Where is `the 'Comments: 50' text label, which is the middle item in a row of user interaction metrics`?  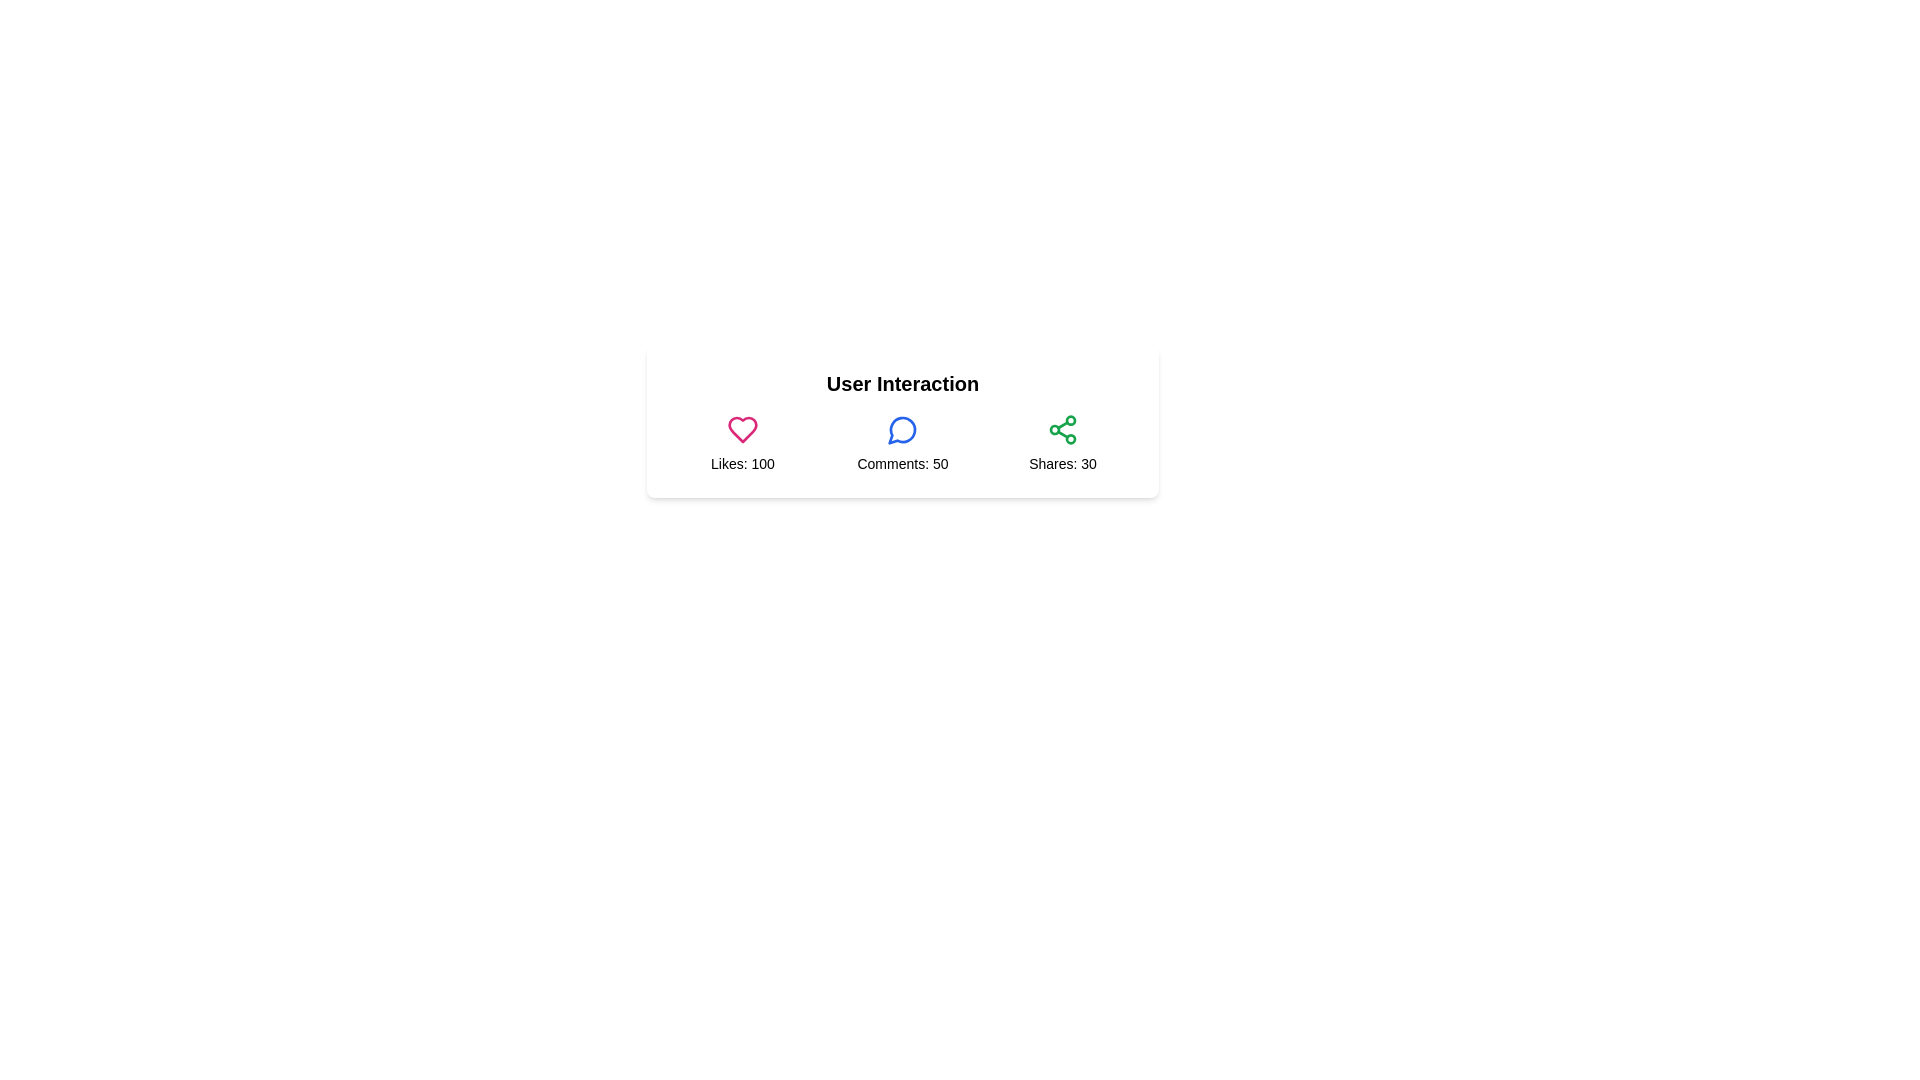 the 'Comments: 50' text label, which is the middle item in a row of user interaction metrics is located at coordinates (901, 442).